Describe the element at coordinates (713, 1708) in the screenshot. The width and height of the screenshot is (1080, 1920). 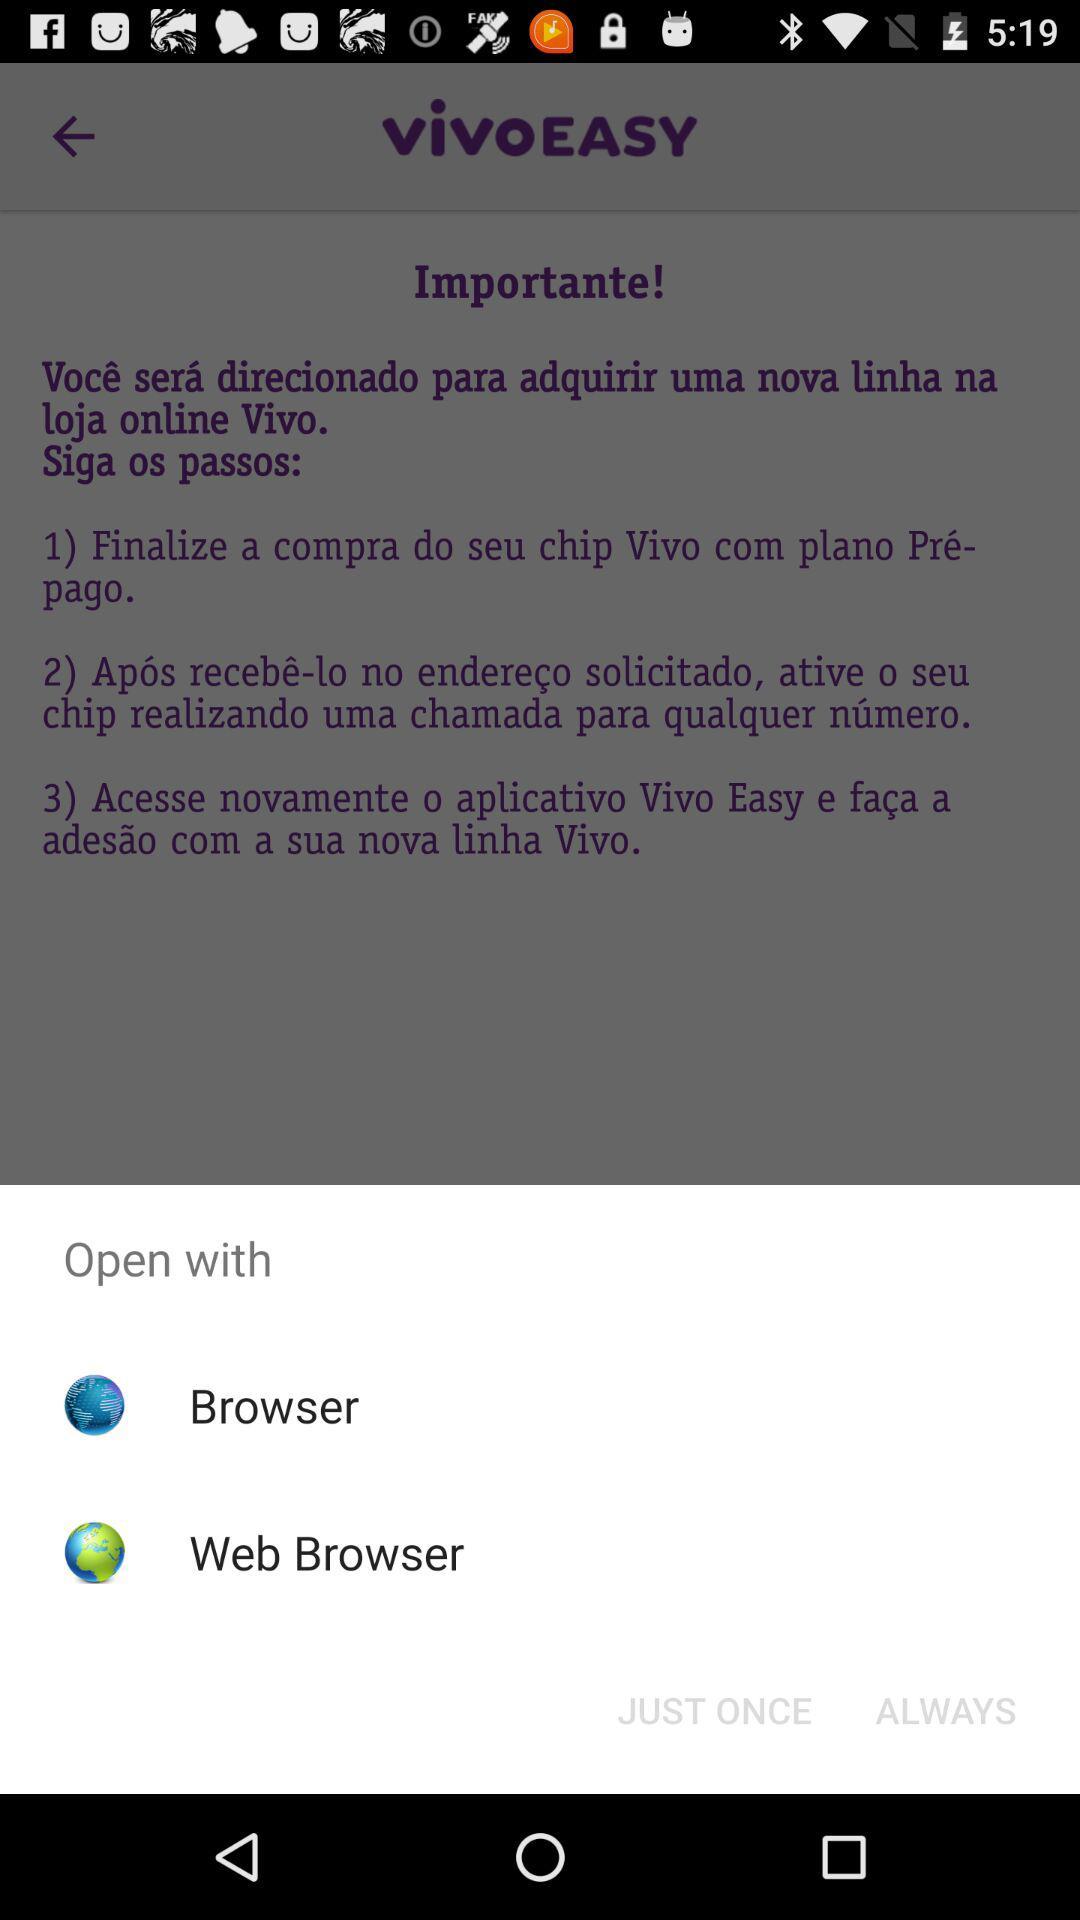
I see `the app below open with app` at that location.